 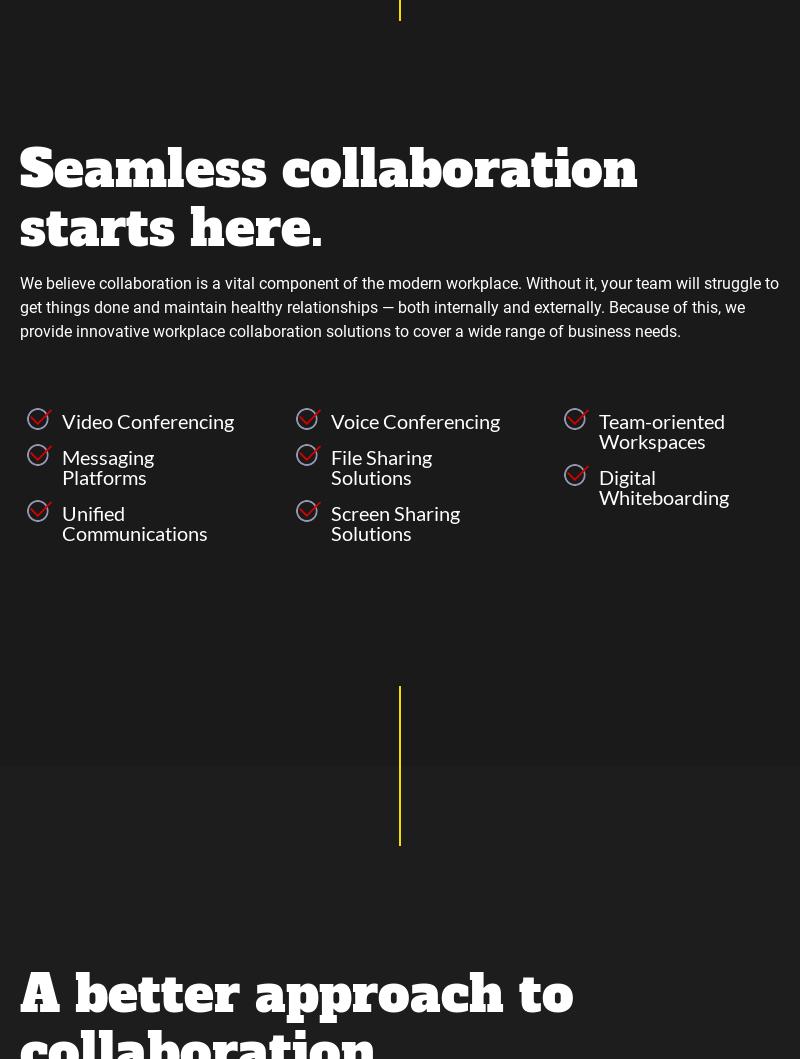 What do you see at coordinates (61, 521) in the screenshot?
I see `'Unified Communications'` at bounding box center [61, 521].